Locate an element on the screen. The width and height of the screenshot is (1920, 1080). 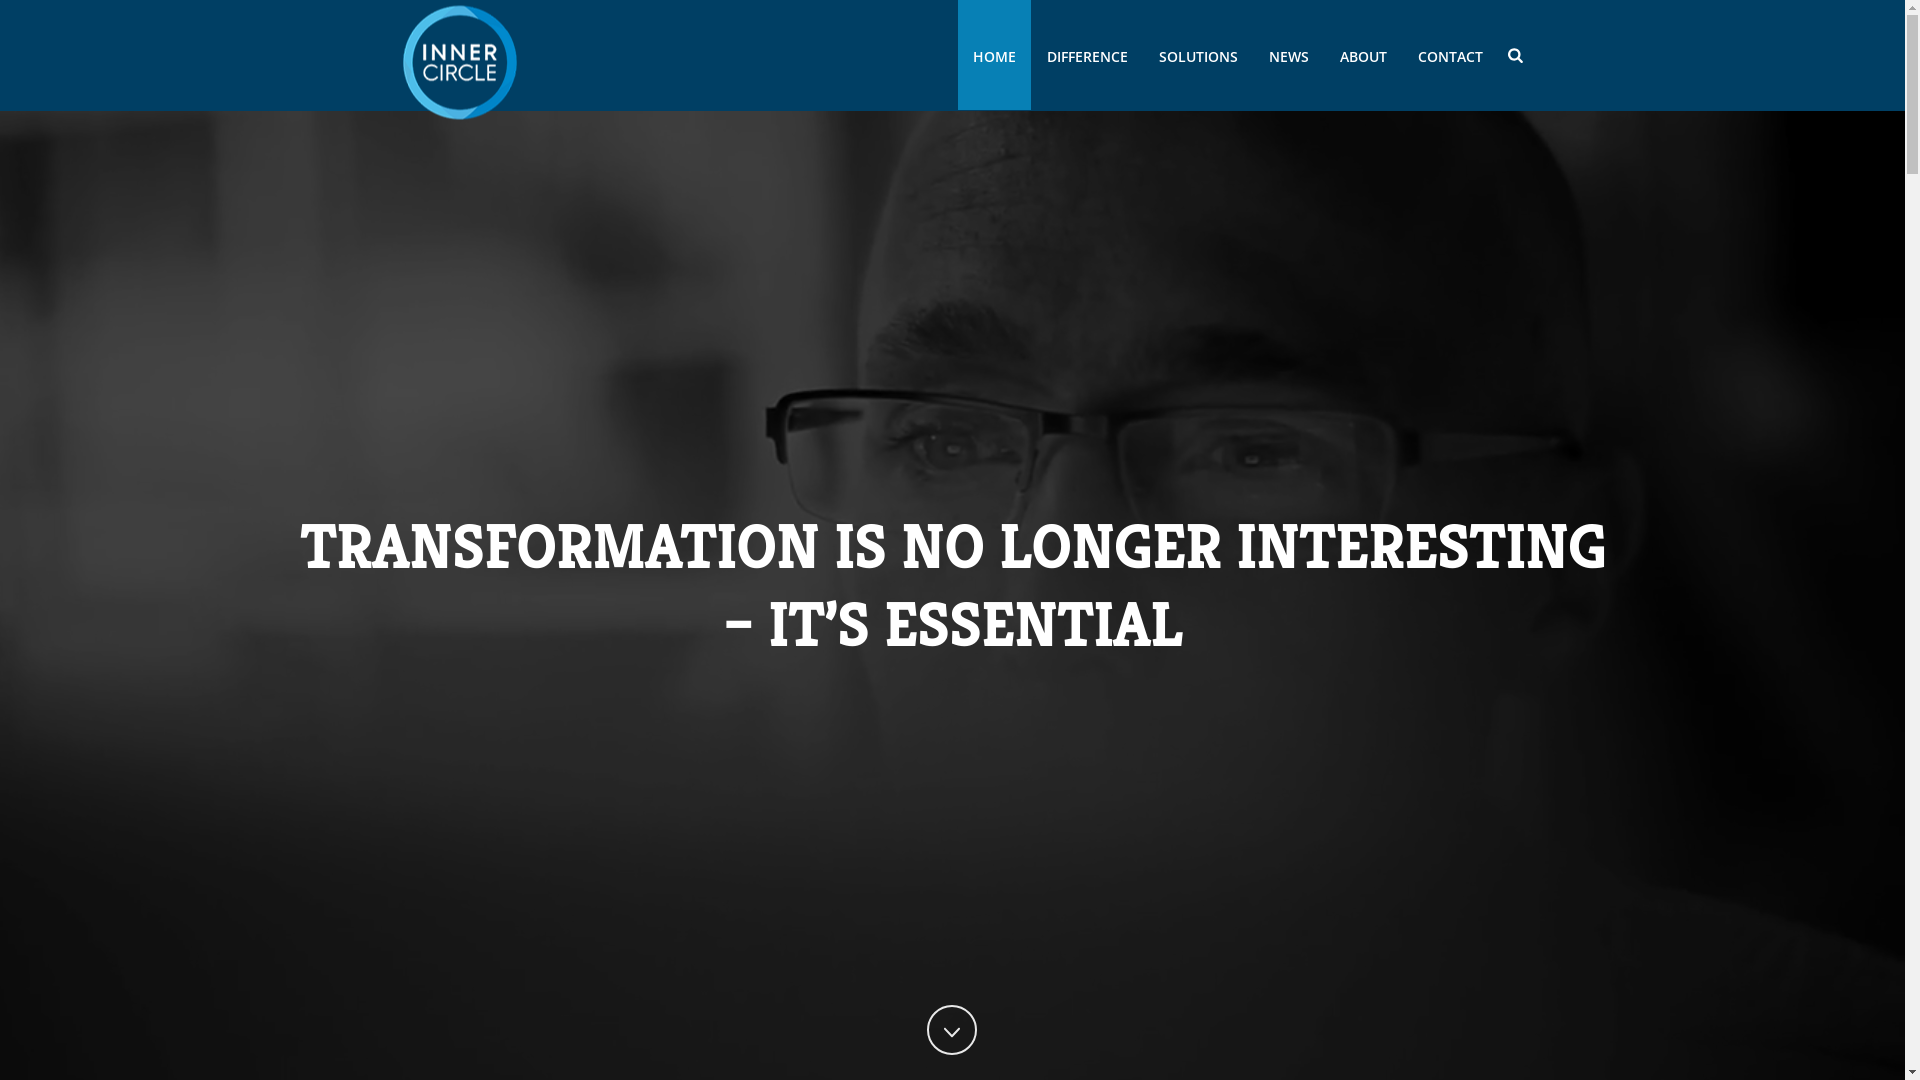
'CONTACT' is located at coordinates (1450, 53).